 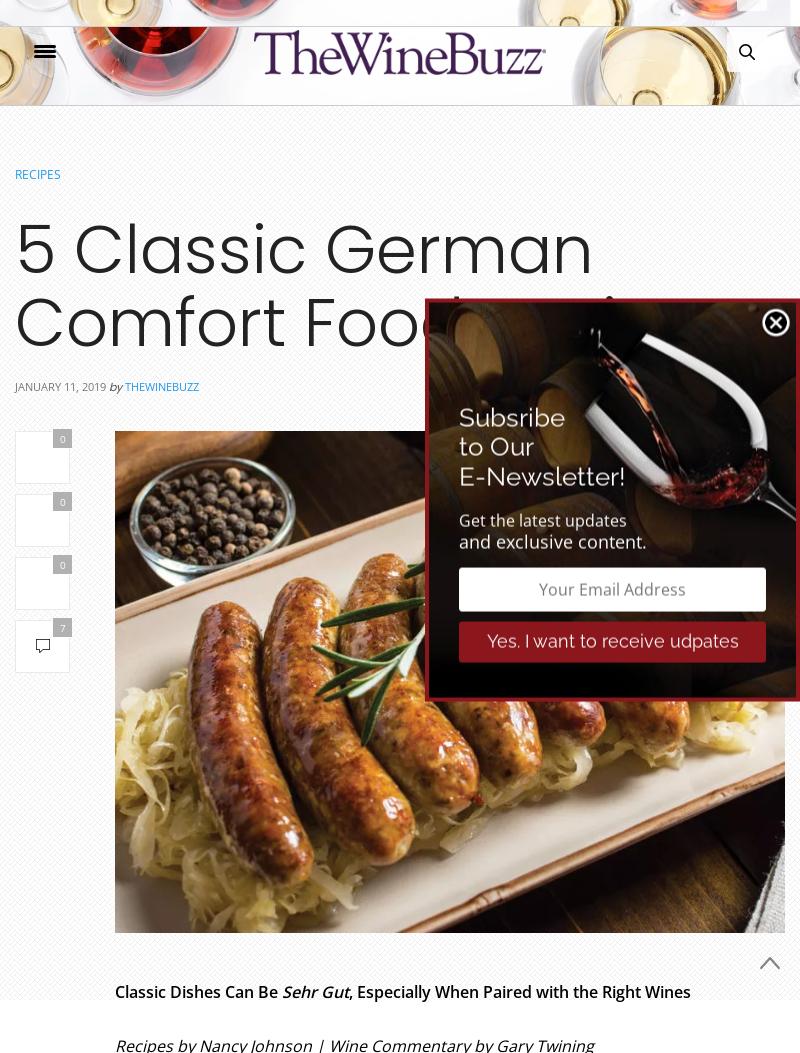 What do you see at coordinates (349, 992) in the screenshot?
I see `', Especially When Paired with the Right Wines'` at bounding box center [349, 992].